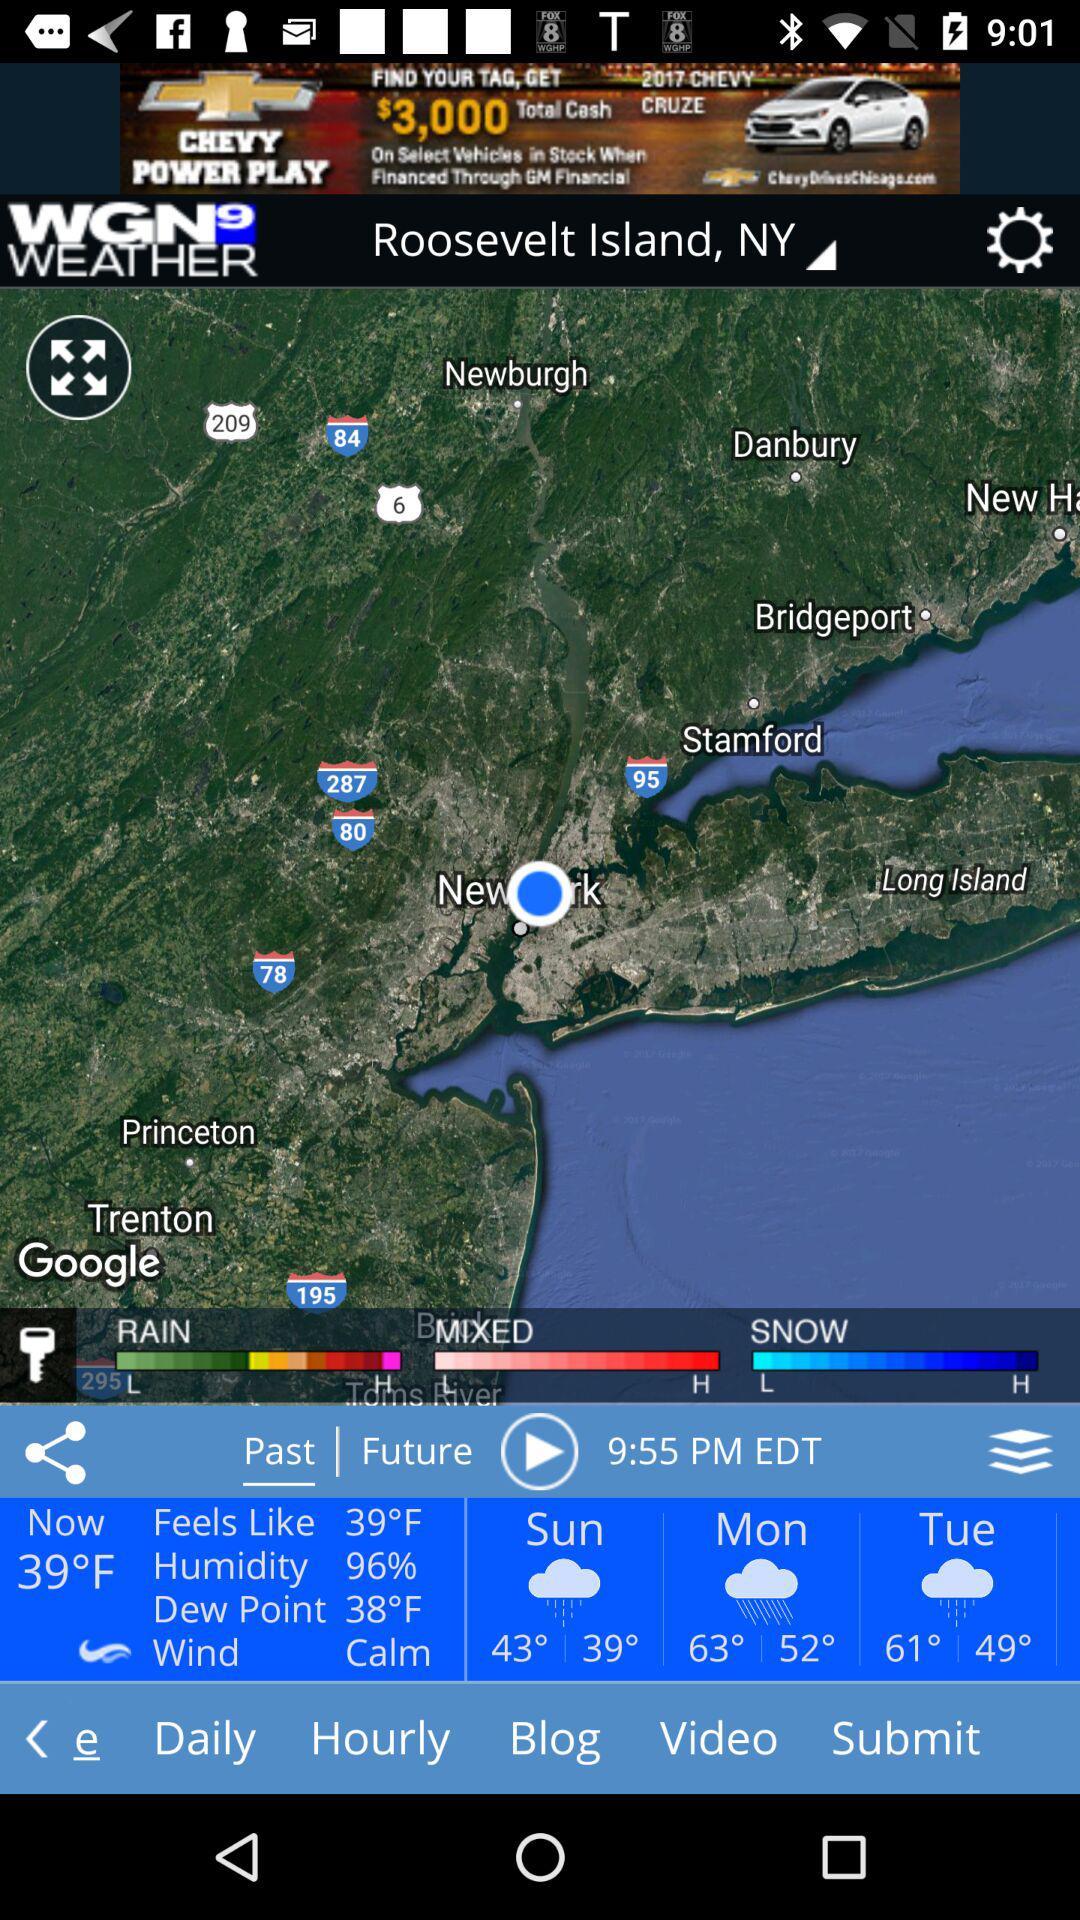 This screenshot has height=1920, width=1080. What do you see at coordinates (1020, 1451) in the screenshot?
I see `the layers icon` at bounding box center [1020, 1451].